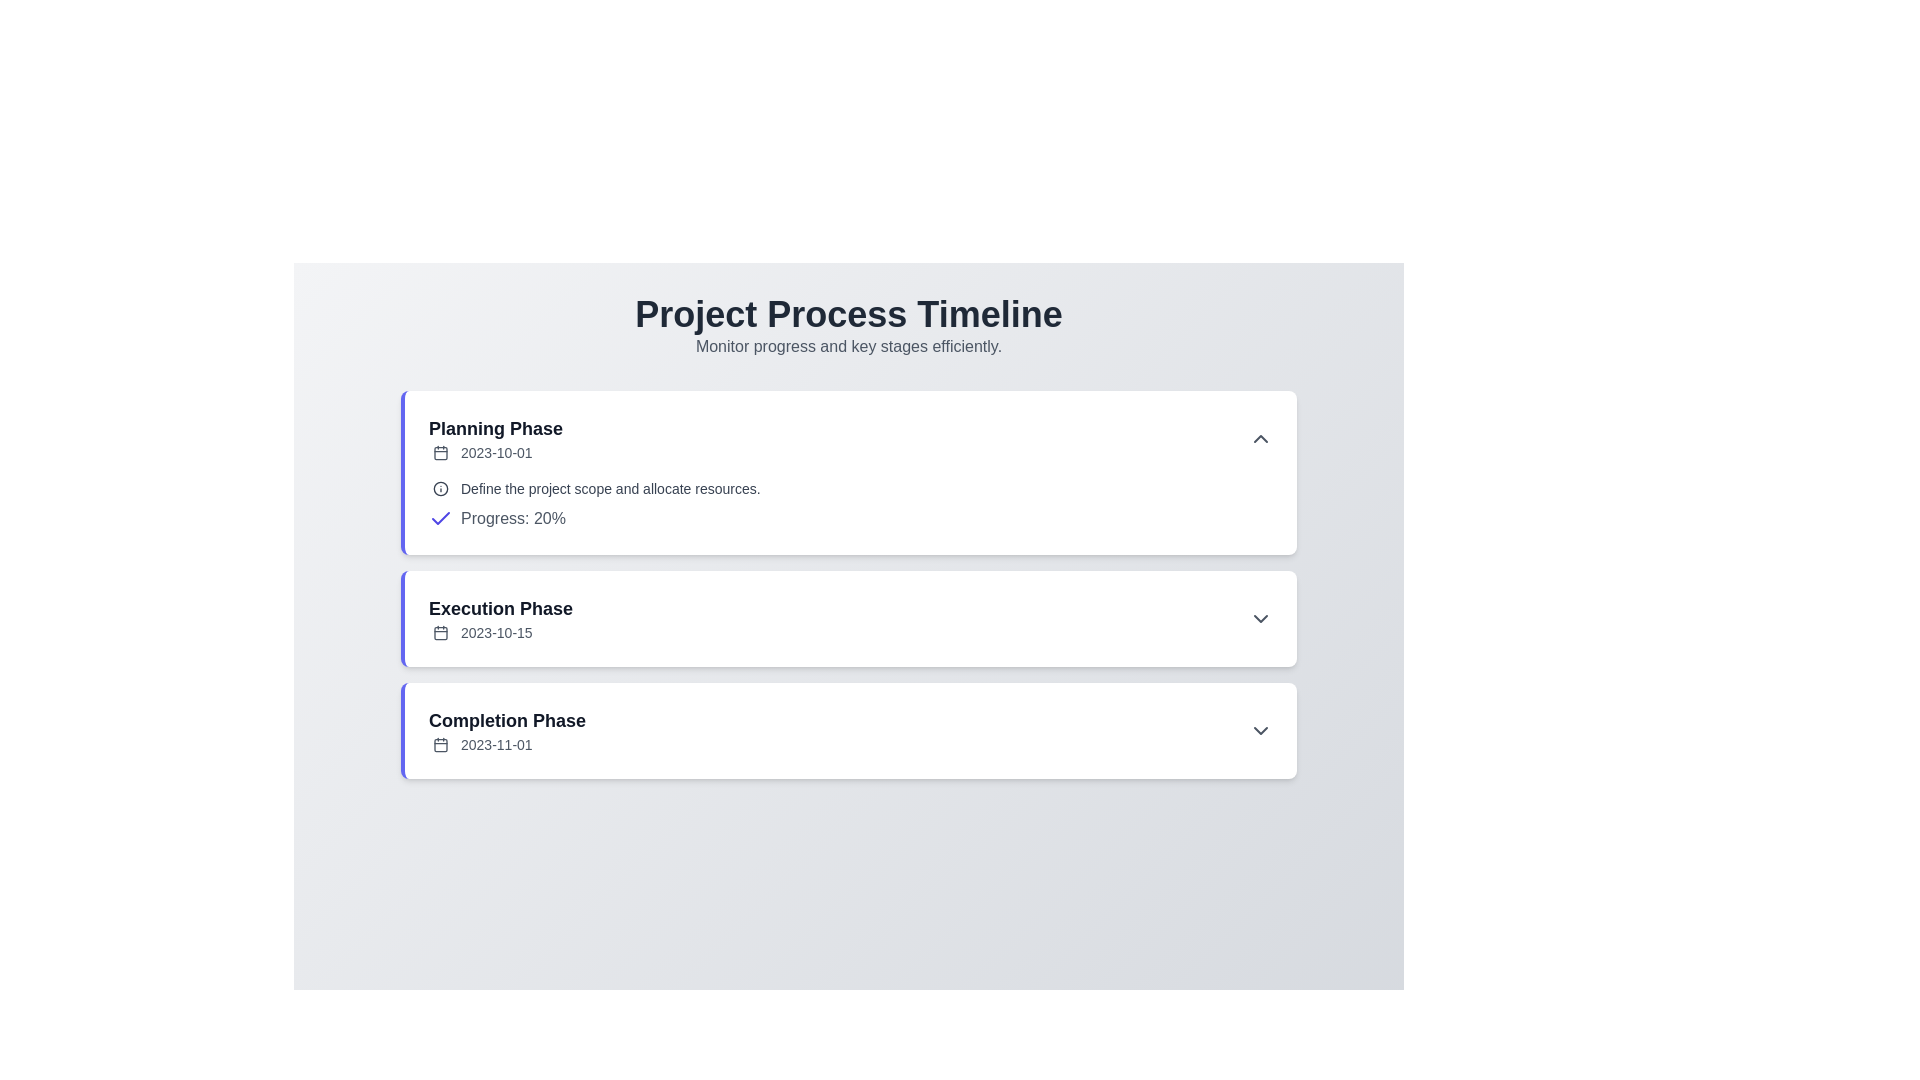  I want to click on the date information text associated with the 'Planning Phase' section, which is located beneath the title in the 'Planning Phase' block, so click(495, 452).